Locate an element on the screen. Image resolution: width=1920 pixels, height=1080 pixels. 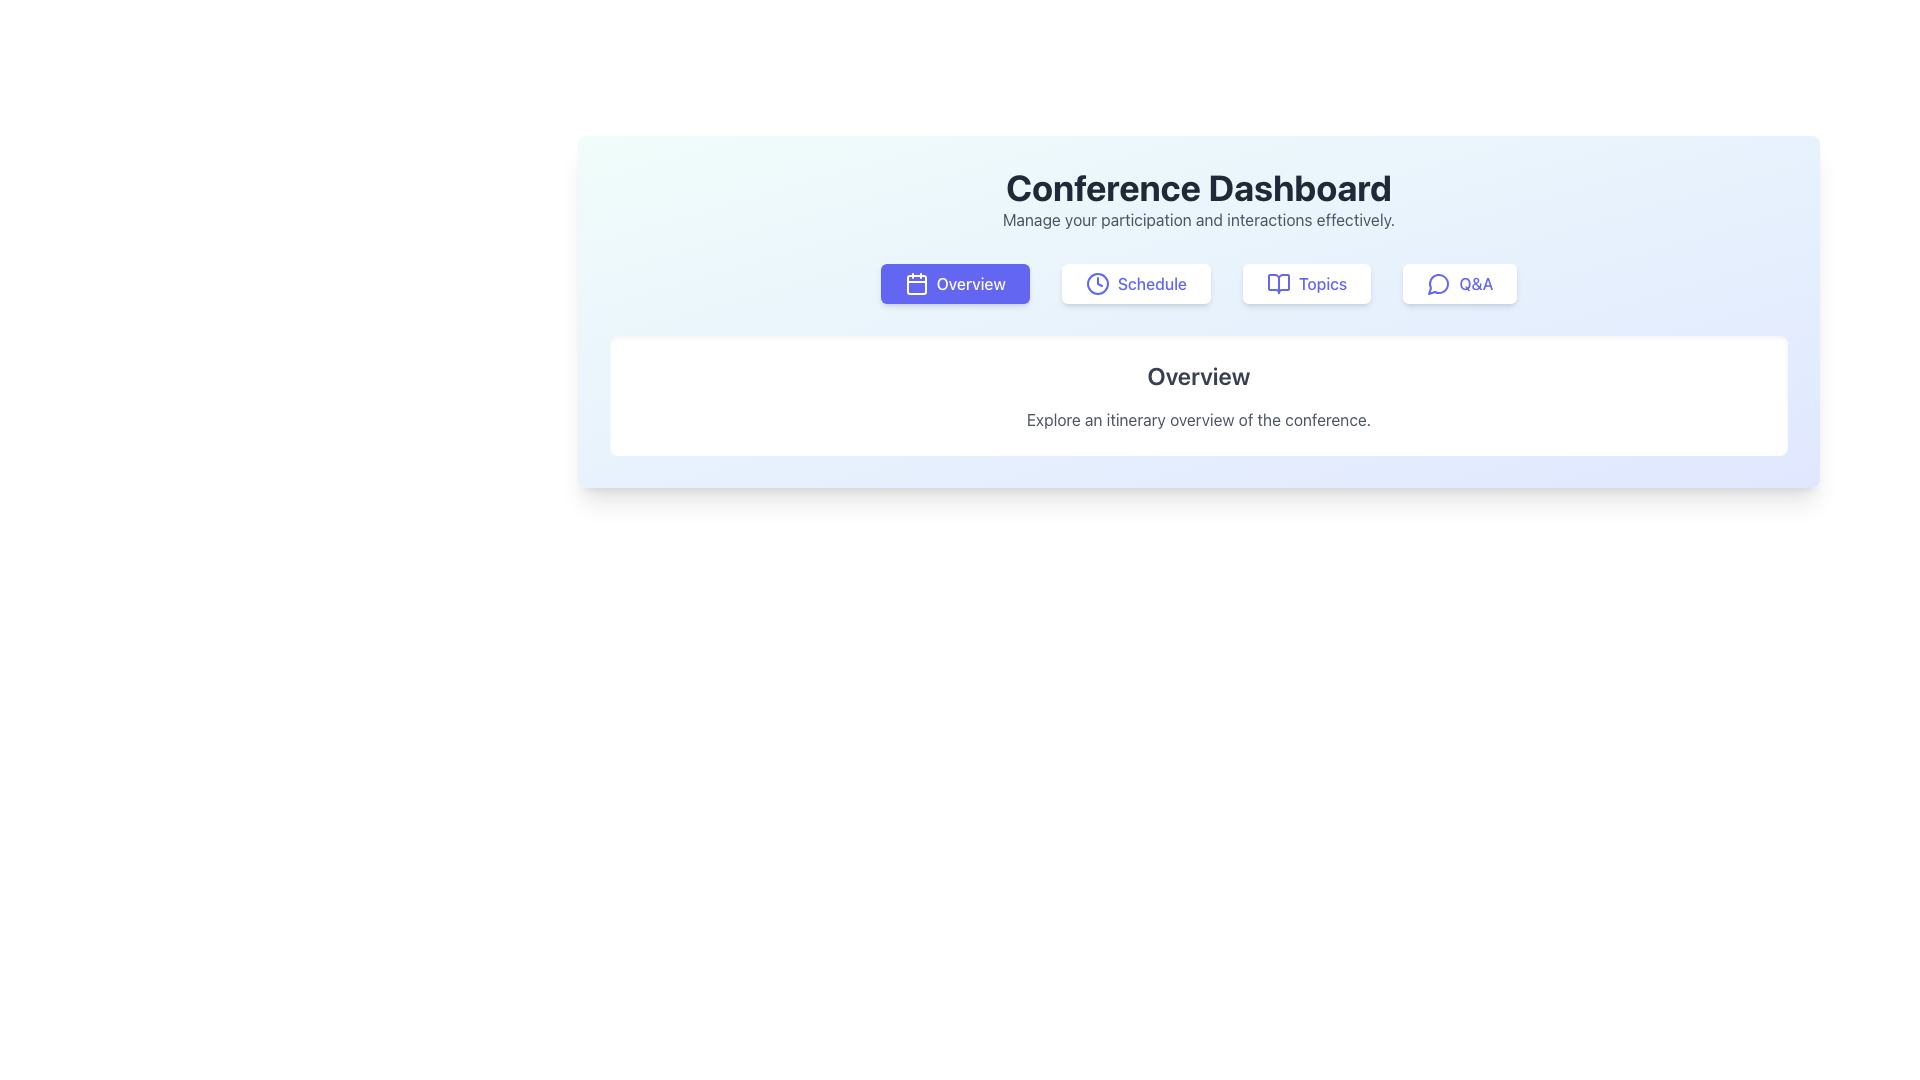
text content of the 'Topics' label located within the navigation button, which is the third button from the left in the horizontal navigation bar is located at coordinates (1323, 284).